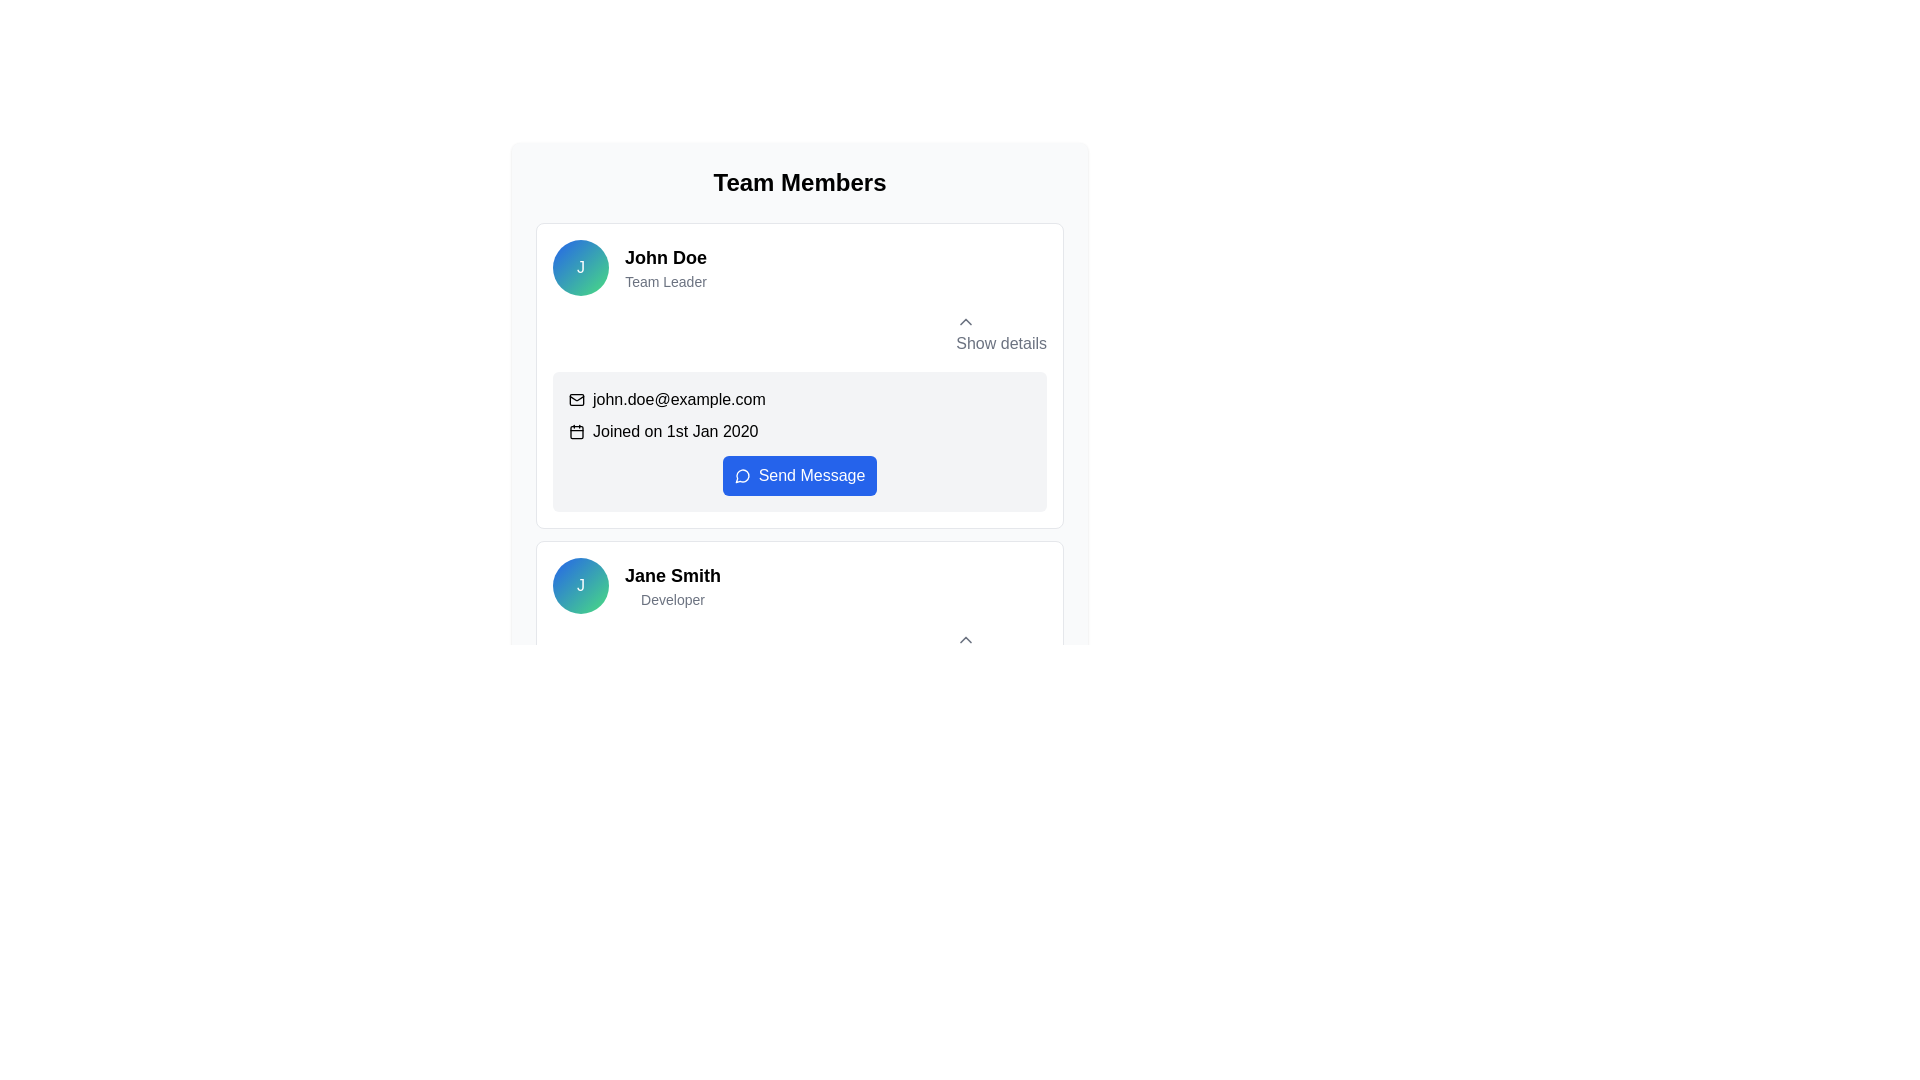 This screenshot has height=1080, width=1920. I want to click on the upward-pointing gray chevron icon located in the top-right corner of the user profile card, which is part of the 'Show details' section, to receive additional visual feedback, so click(966, 640).